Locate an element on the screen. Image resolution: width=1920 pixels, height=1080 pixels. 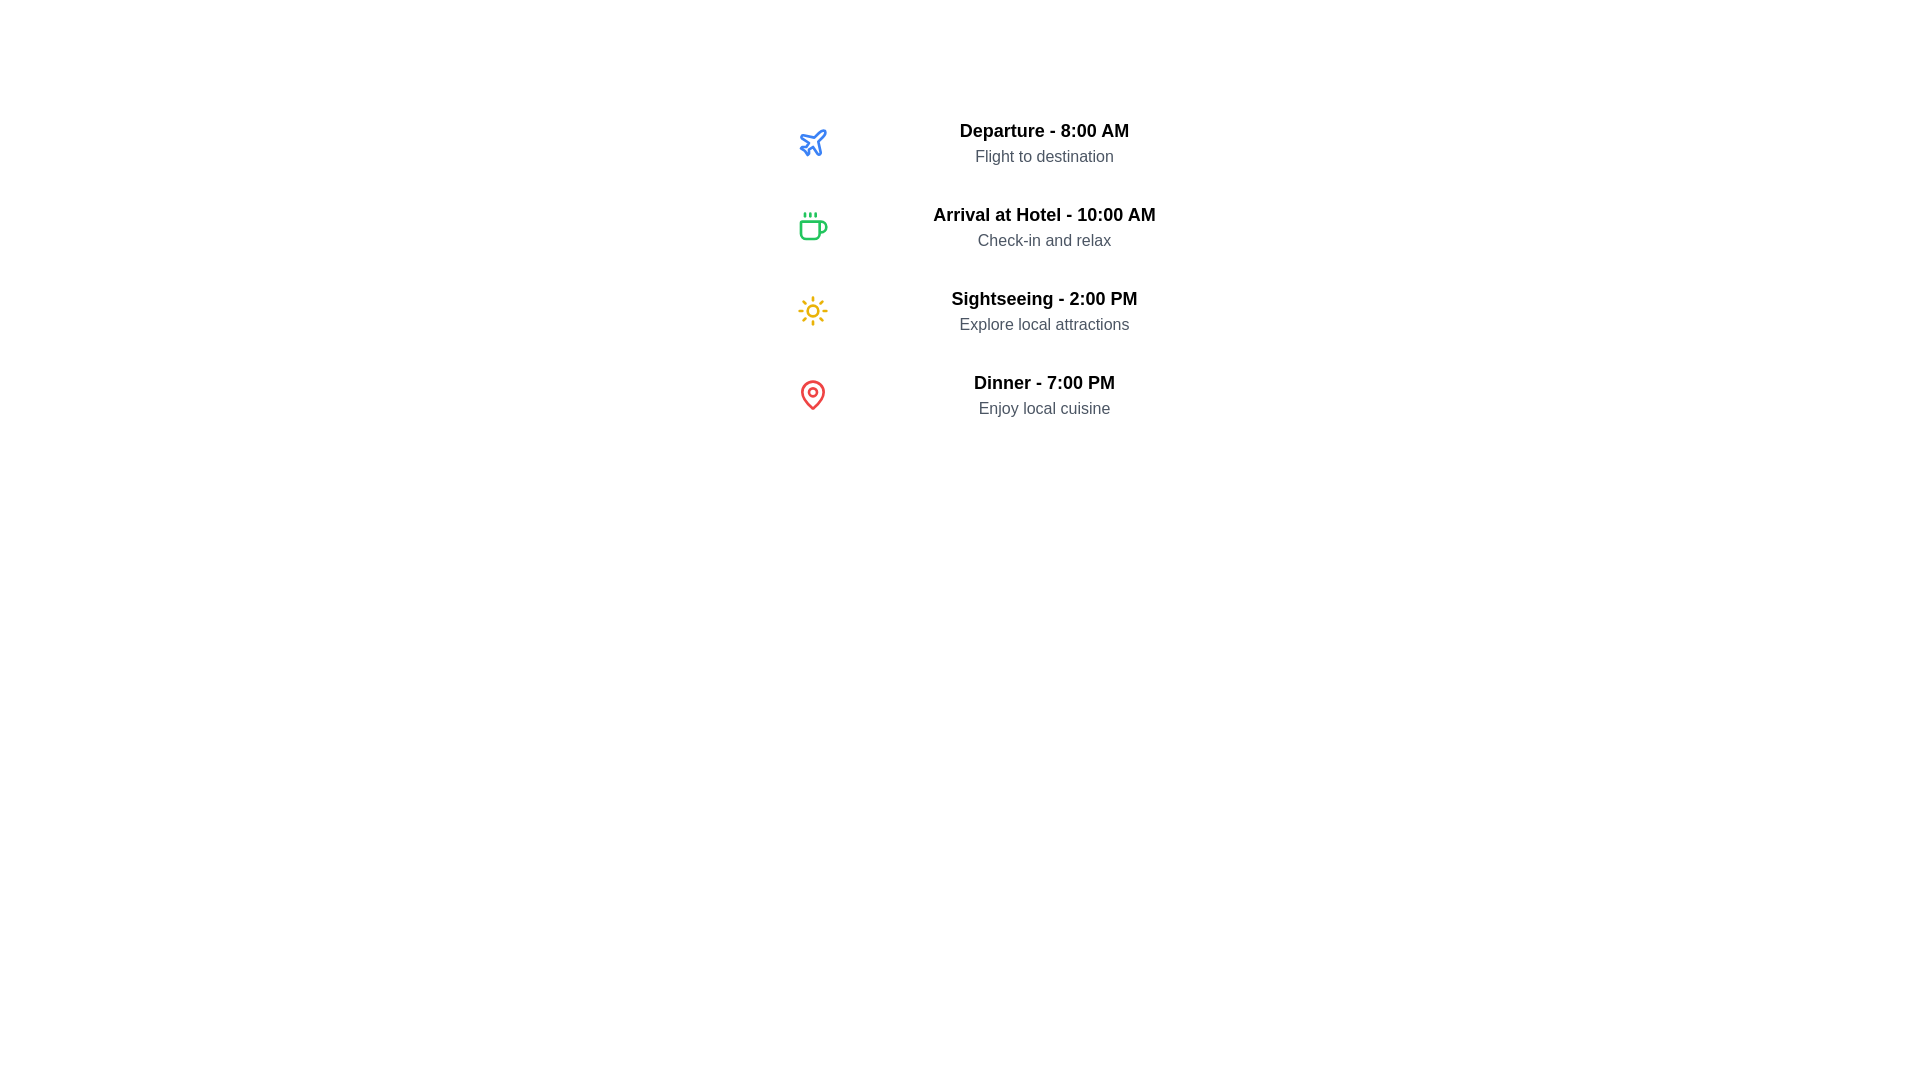
the static item containing the yellow sun icon and text 'Sightseeing - 2:00 PM', which is the third entry in a vertical list of scheduled activities is located at coordinates (1020, 311).